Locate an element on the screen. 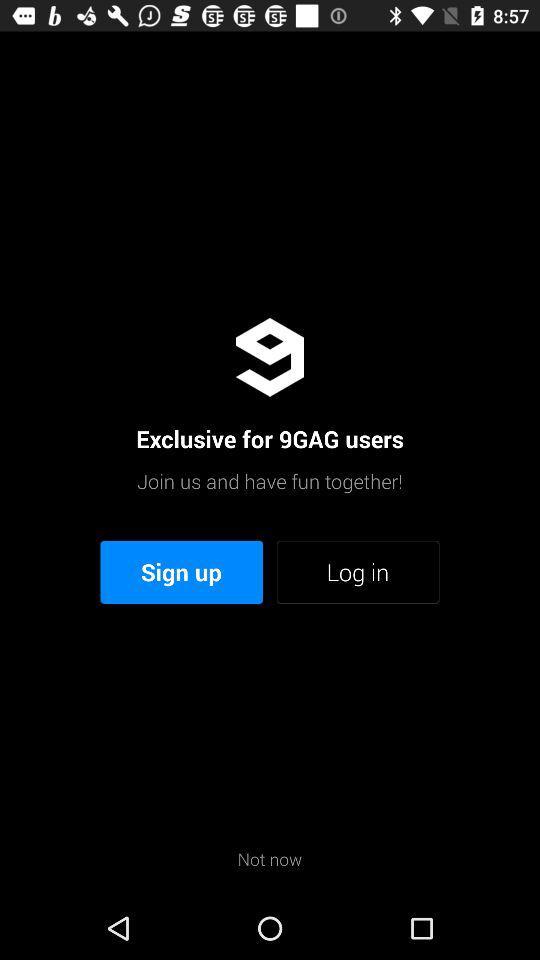 Image resolution: width=540 pixels, height=960 pixels. the not now is located at coordinates (270, 858).